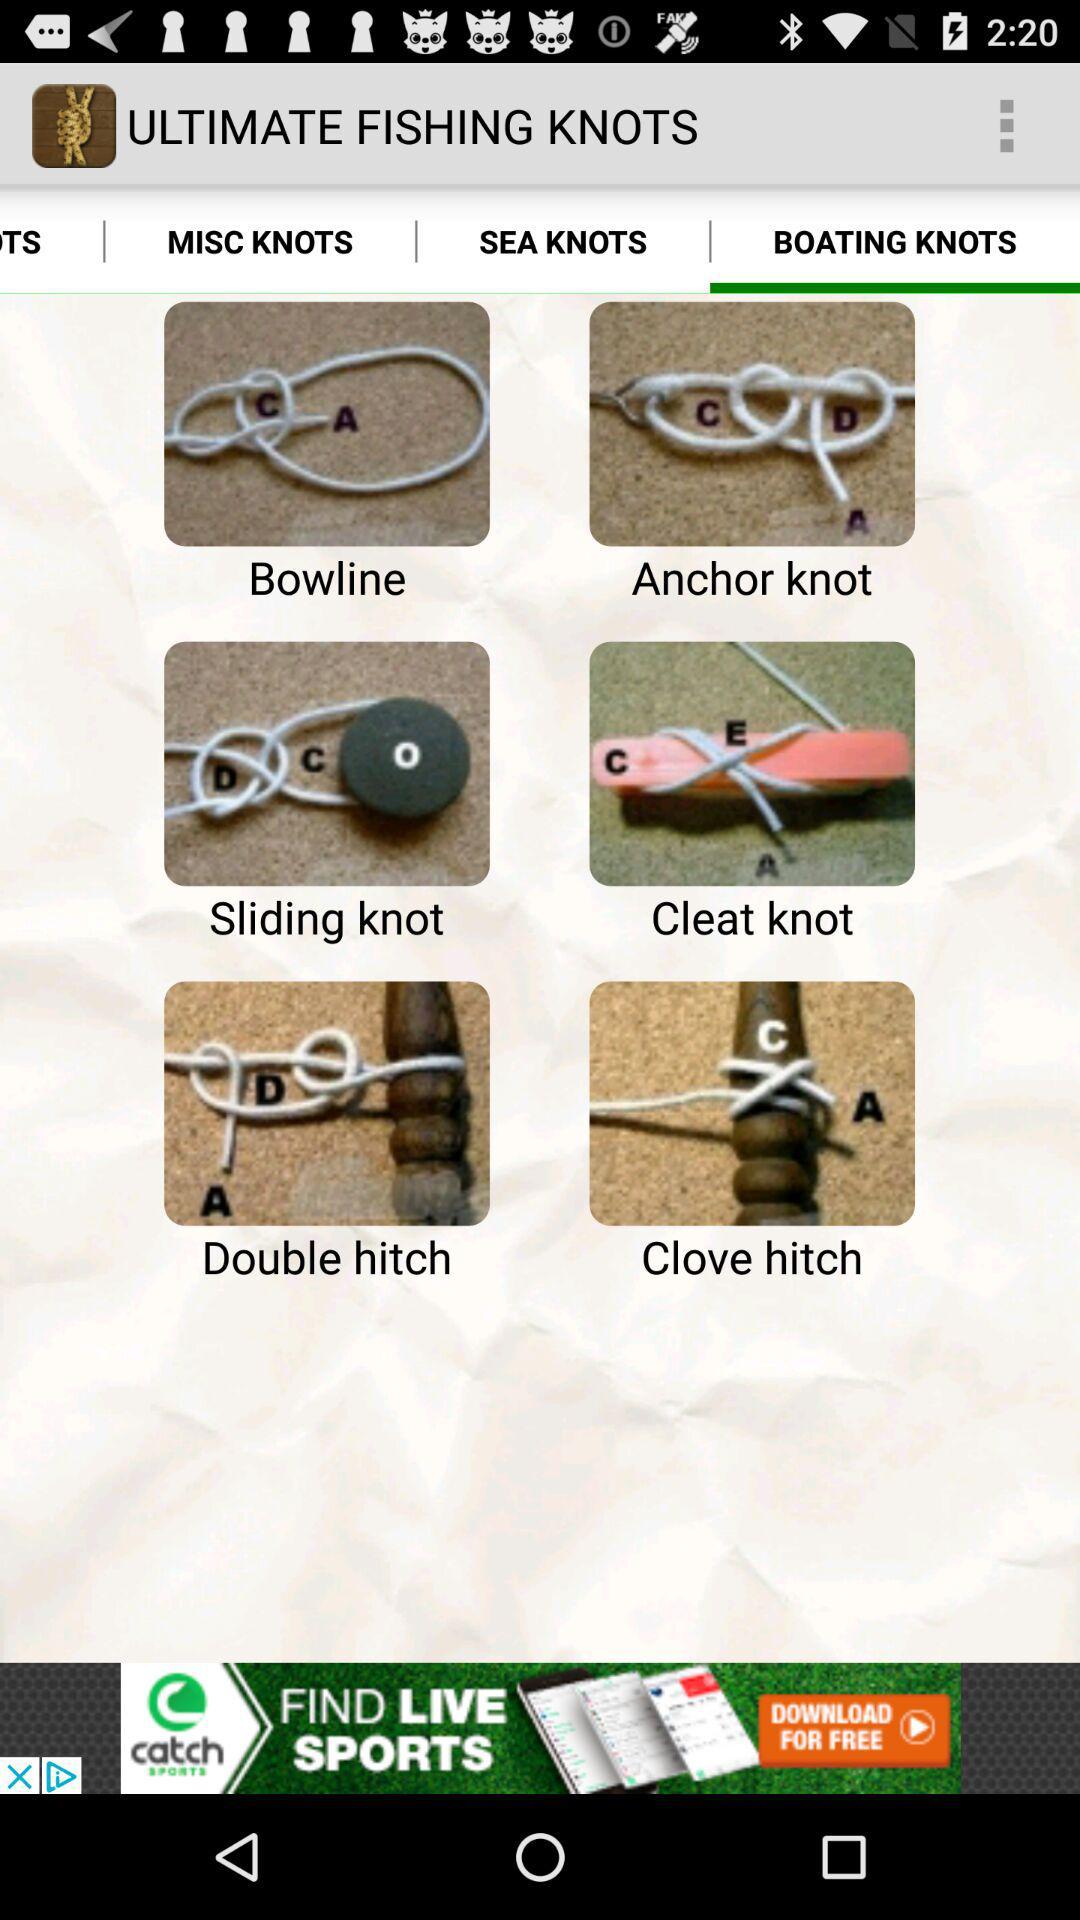  I want to click on option, so click(326, 1102).